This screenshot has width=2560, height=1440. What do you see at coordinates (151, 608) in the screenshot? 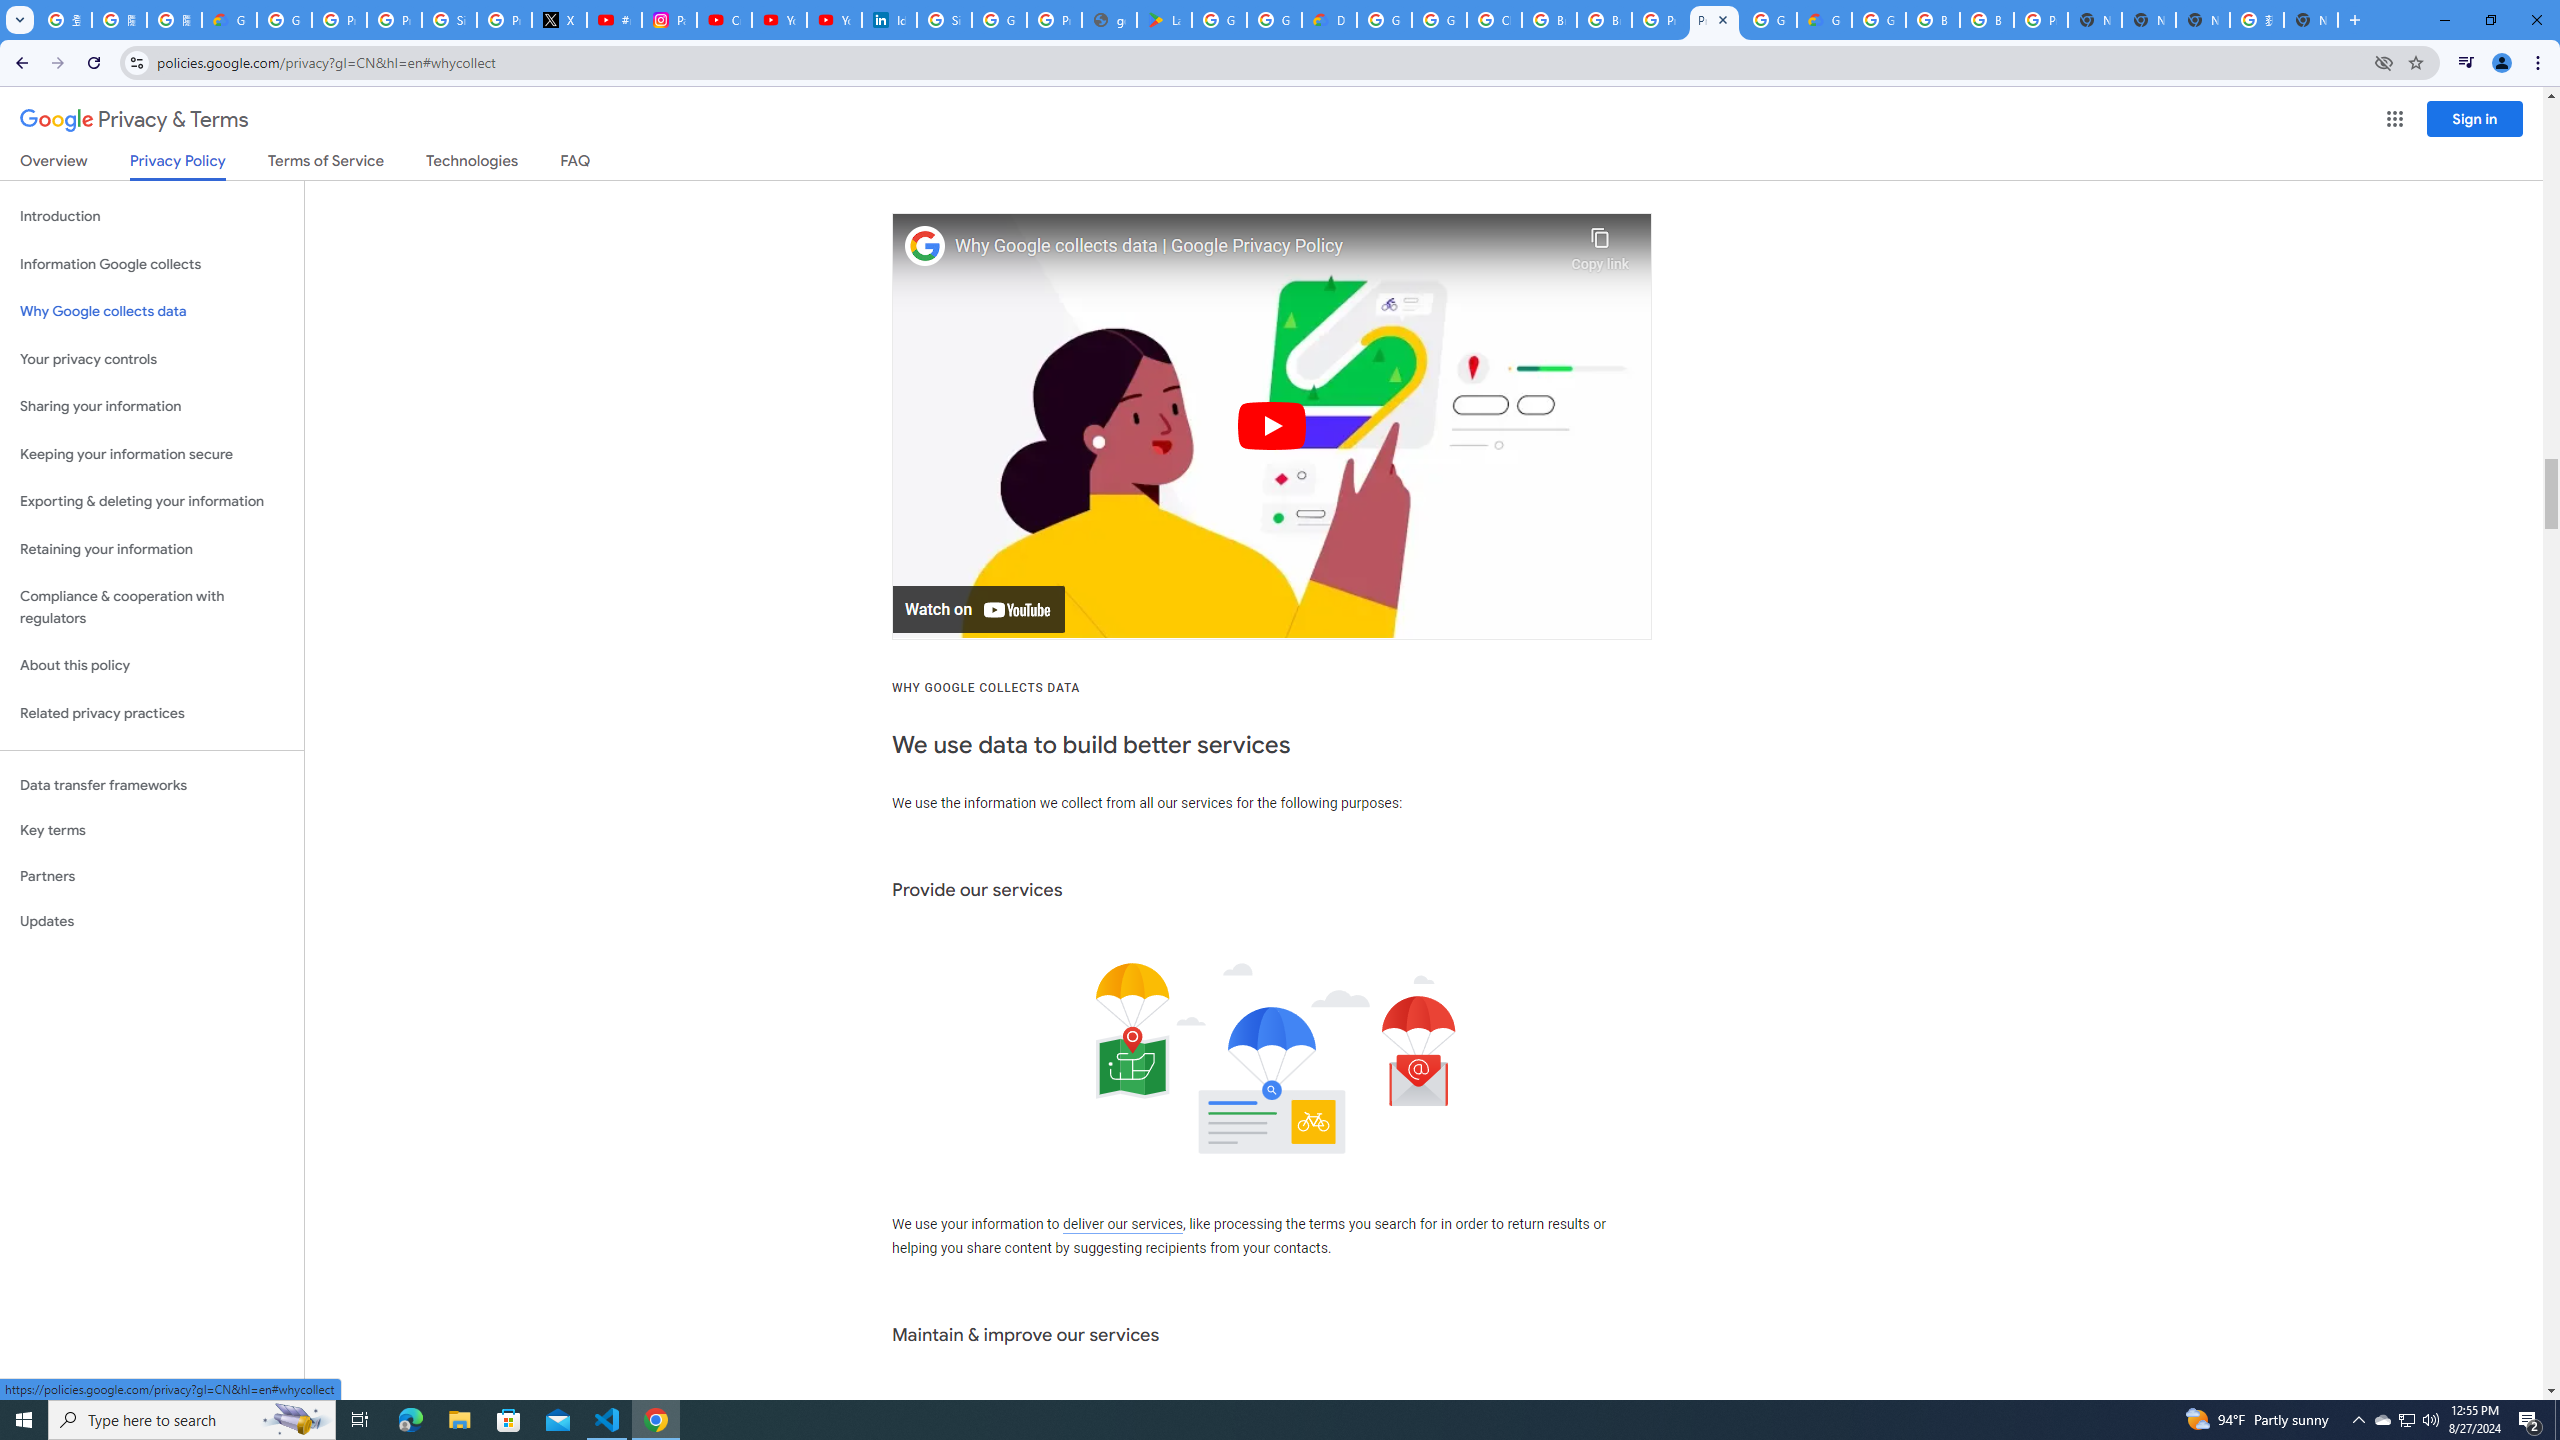
I see `'Compliance & cooperation with regulators'` at bounding box center [151, 608].